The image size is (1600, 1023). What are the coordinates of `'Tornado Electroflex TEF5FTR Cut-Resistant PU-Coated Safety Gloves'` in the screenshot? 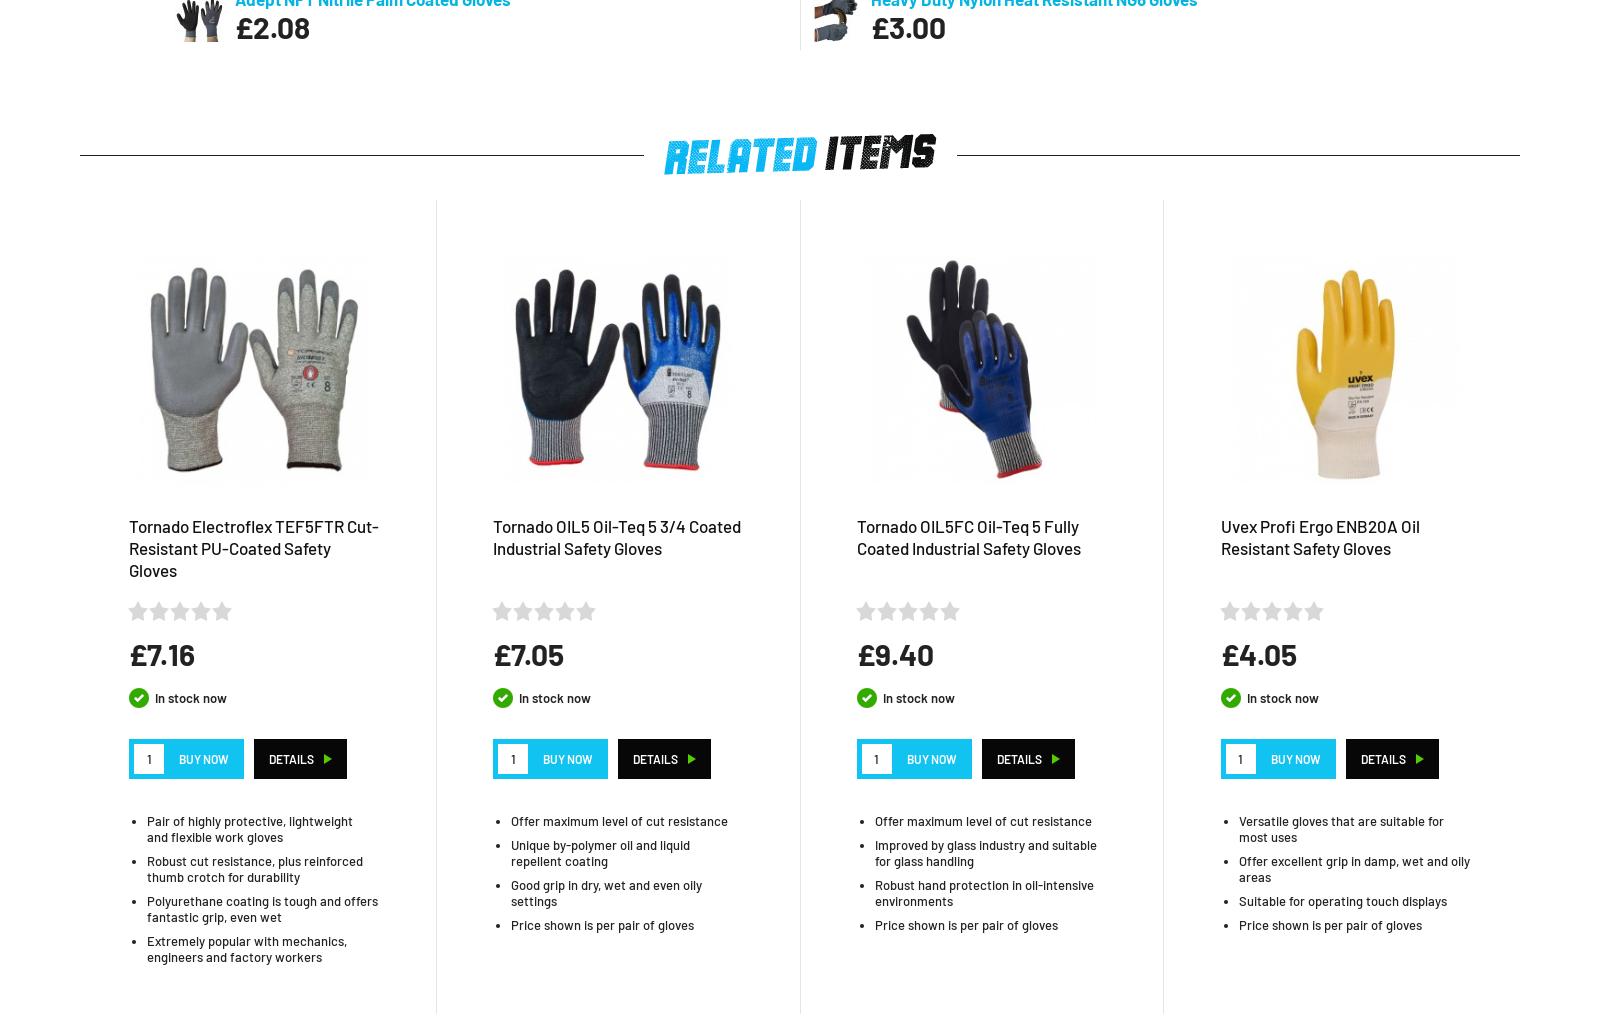 It's located at (254, 546).